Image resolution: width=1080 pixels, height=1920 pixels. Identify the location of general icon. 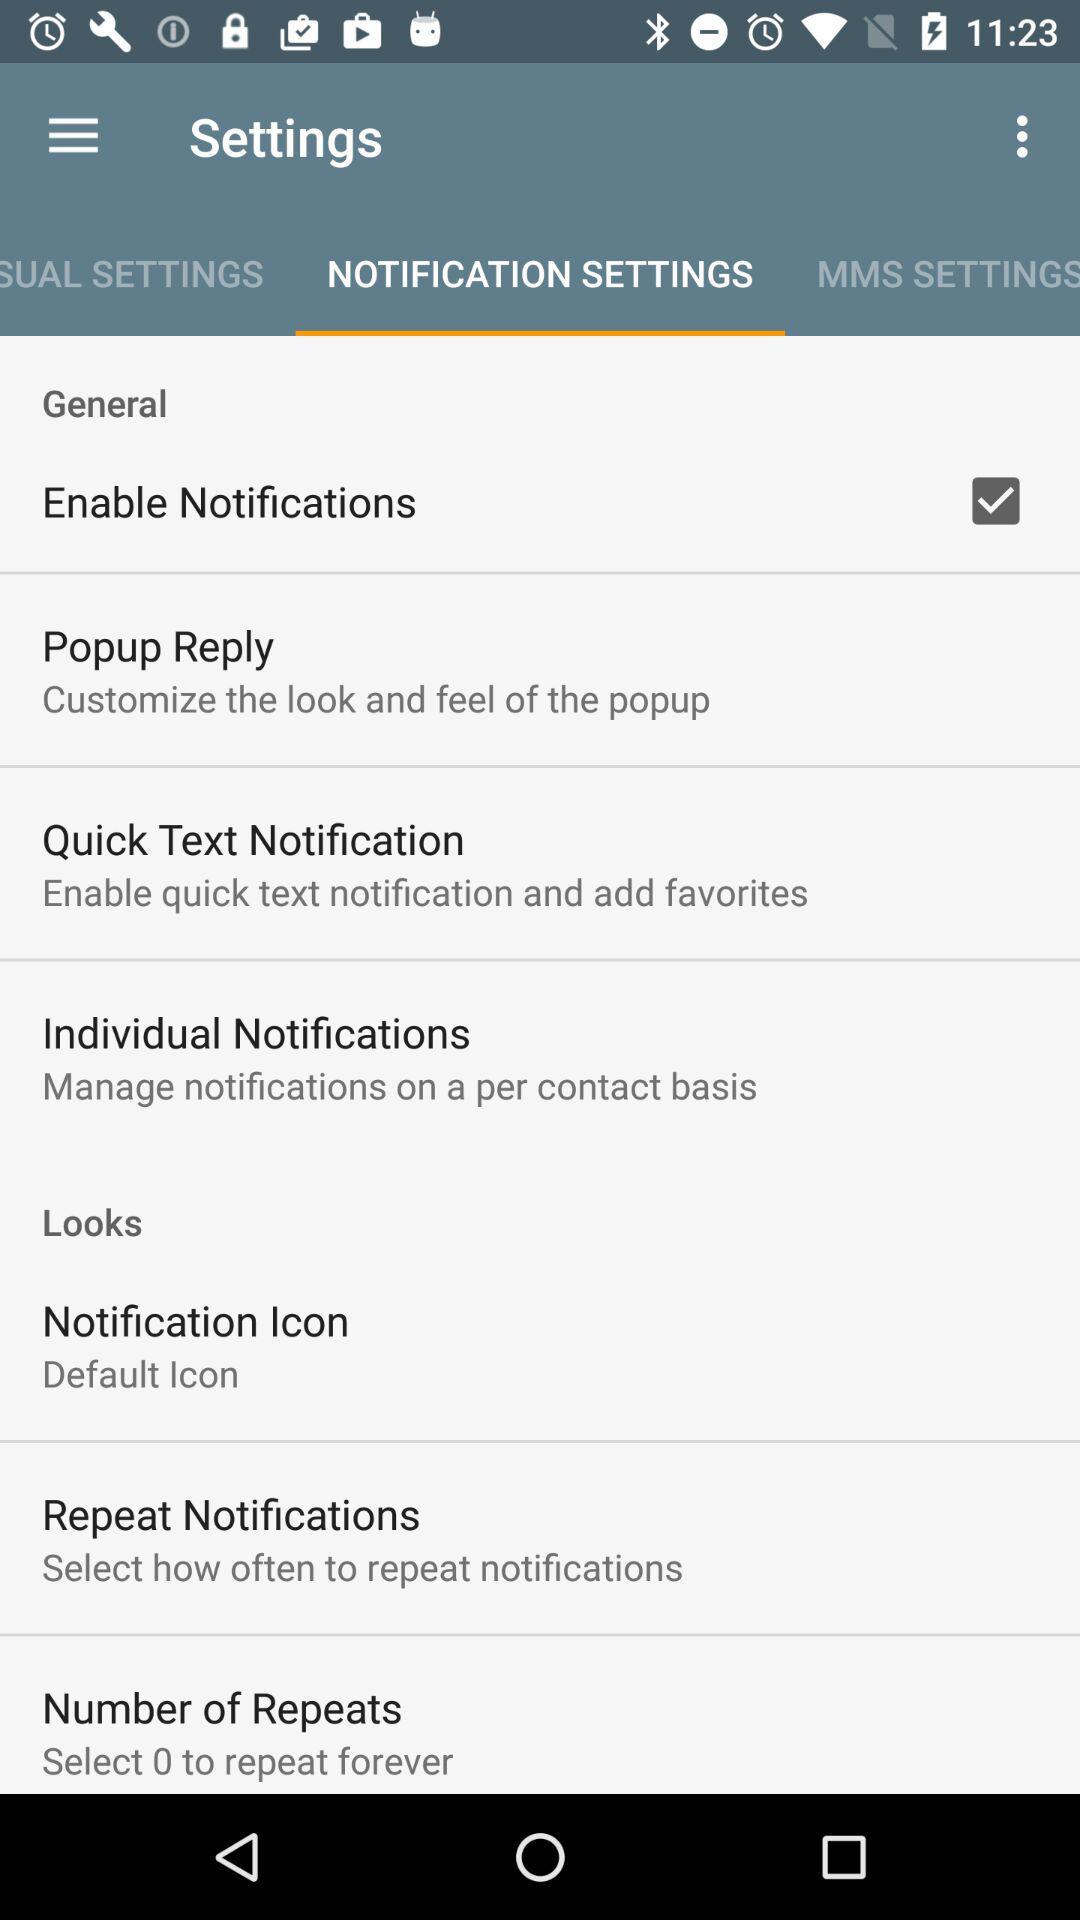
(540, 381).